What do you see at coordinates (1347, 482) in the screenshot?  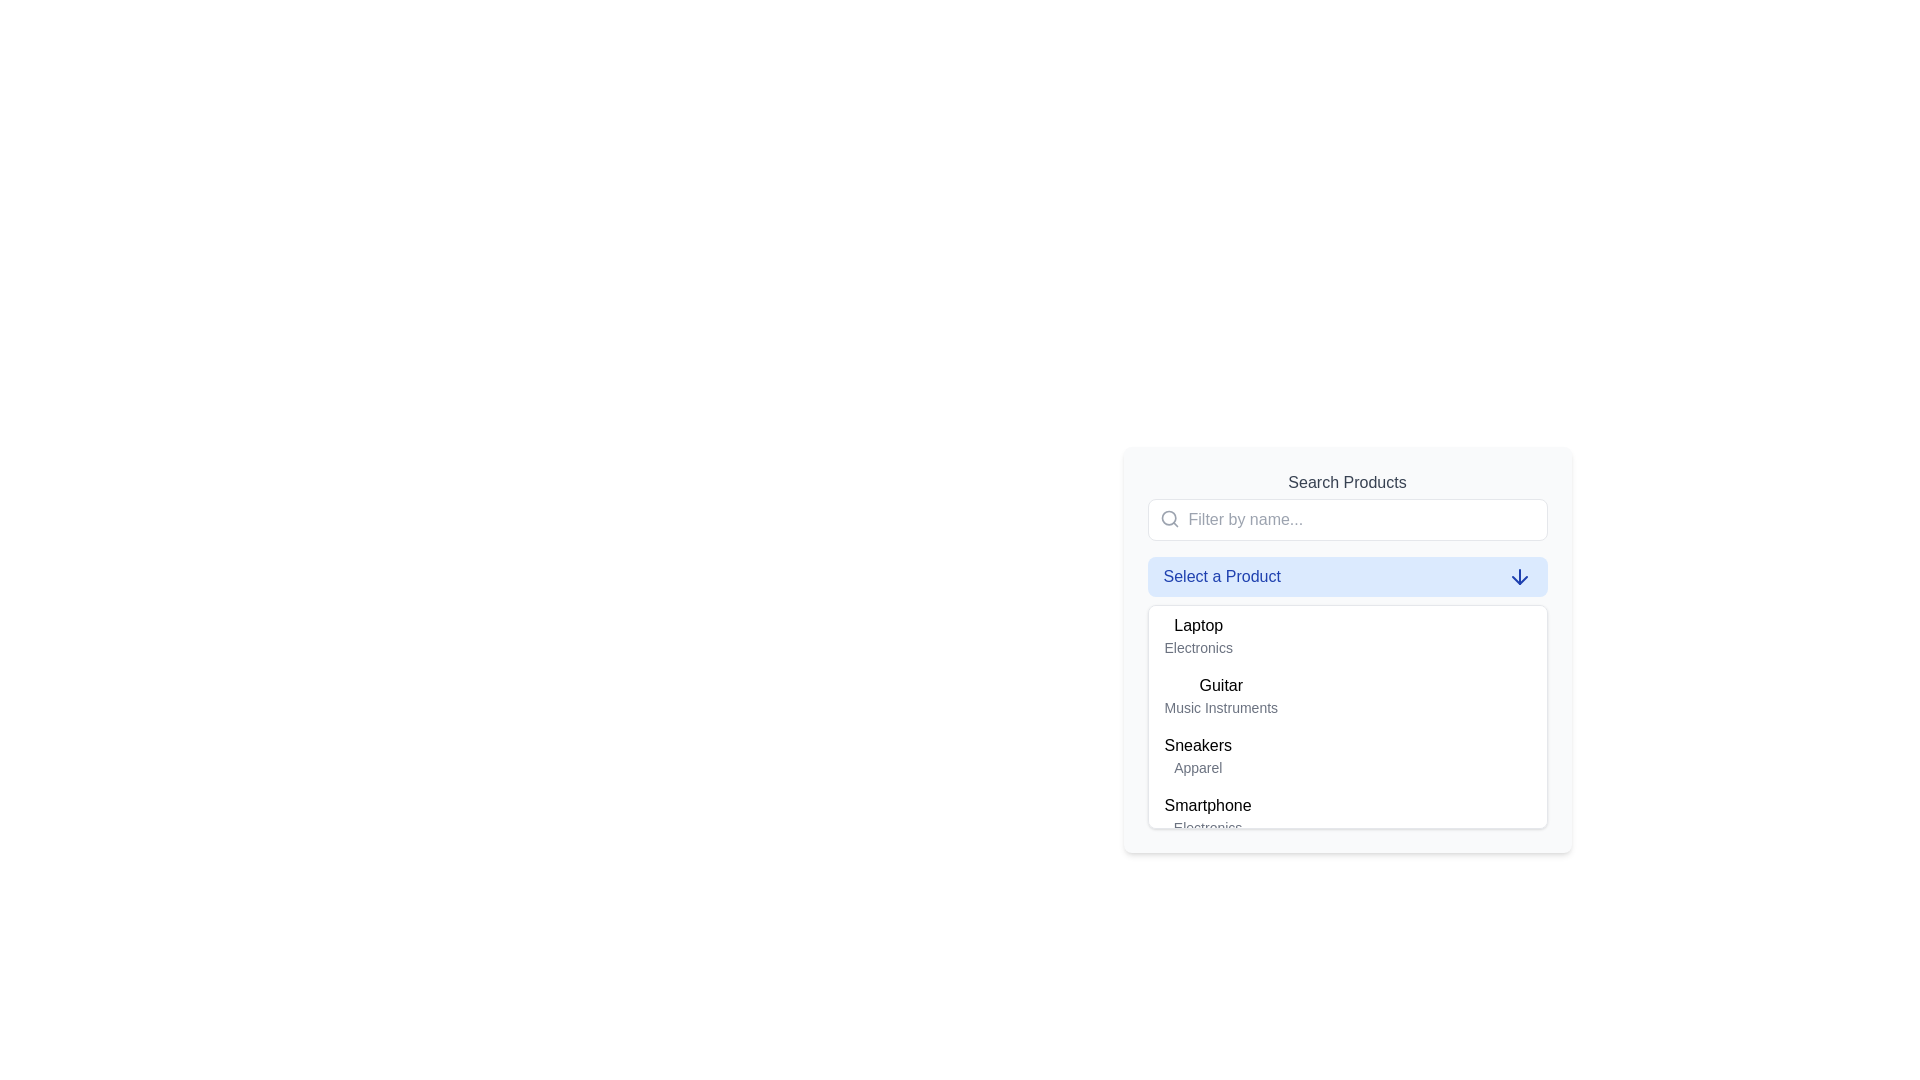 I see `the descriptive text label indicating the search input field for products, which is positioned above the input field labeled 'Filter by name...'` at bounding box center [1347, 482].